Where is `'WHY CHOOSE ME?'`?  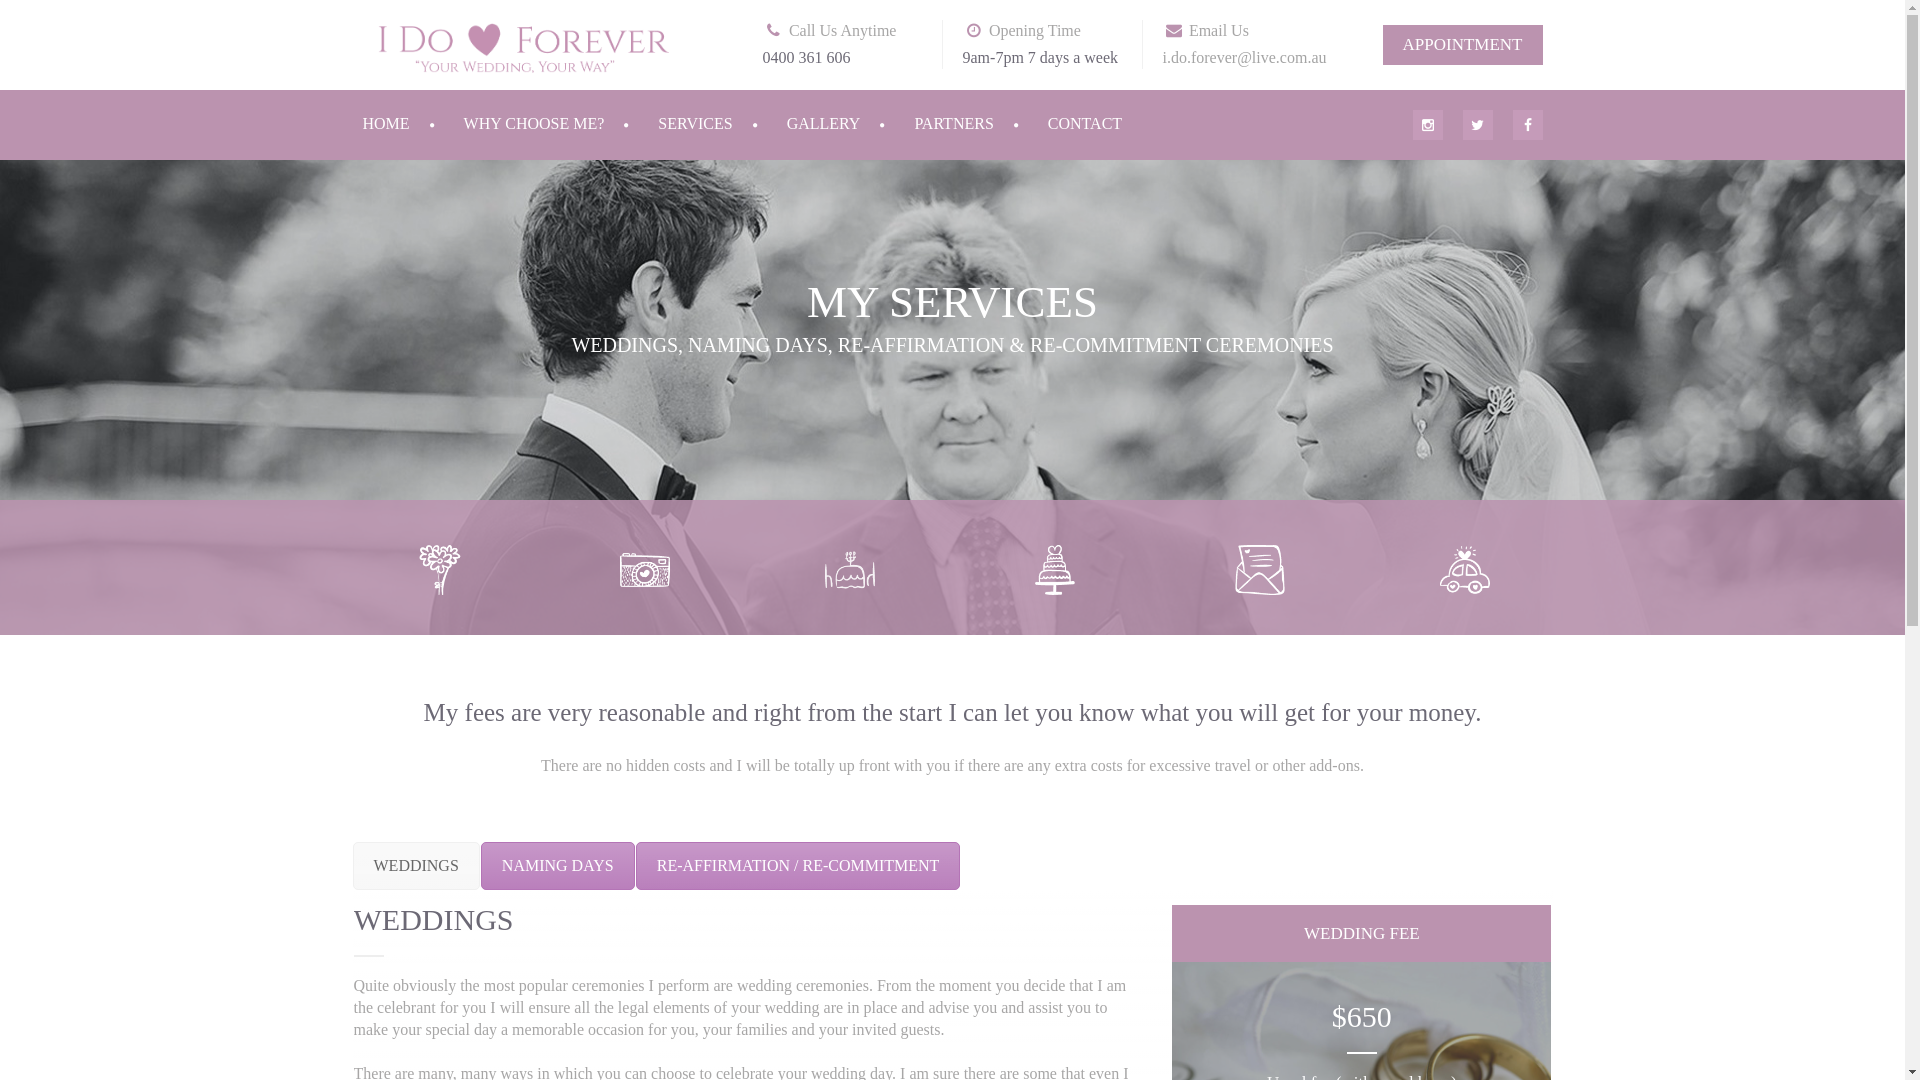
'WHY CHOOSE ME?' is located at coordinates (556, 123).